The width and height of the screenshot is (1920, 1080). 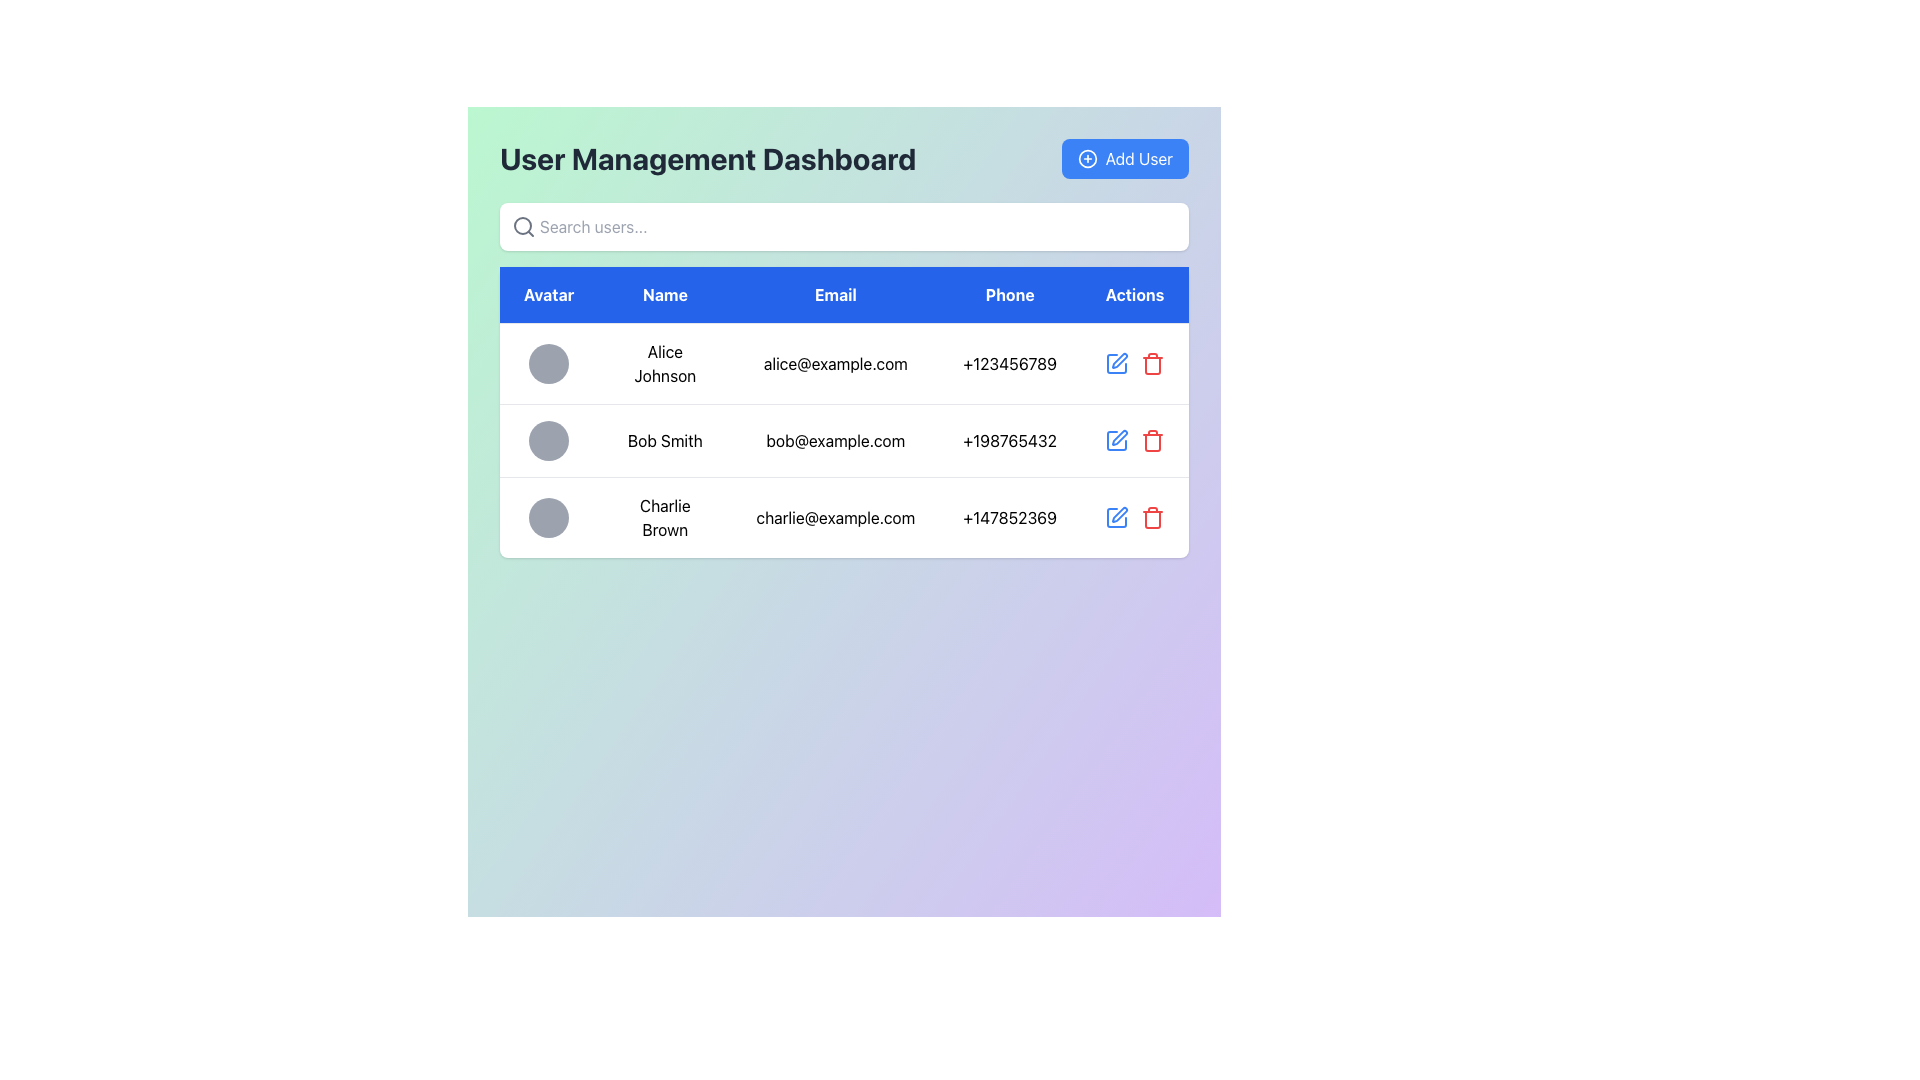 I want to click on the avatar placeholder for the user profile located in the first row under the 'Avatar' column next to 'Alice Johnson', so click(x=549, y=363).